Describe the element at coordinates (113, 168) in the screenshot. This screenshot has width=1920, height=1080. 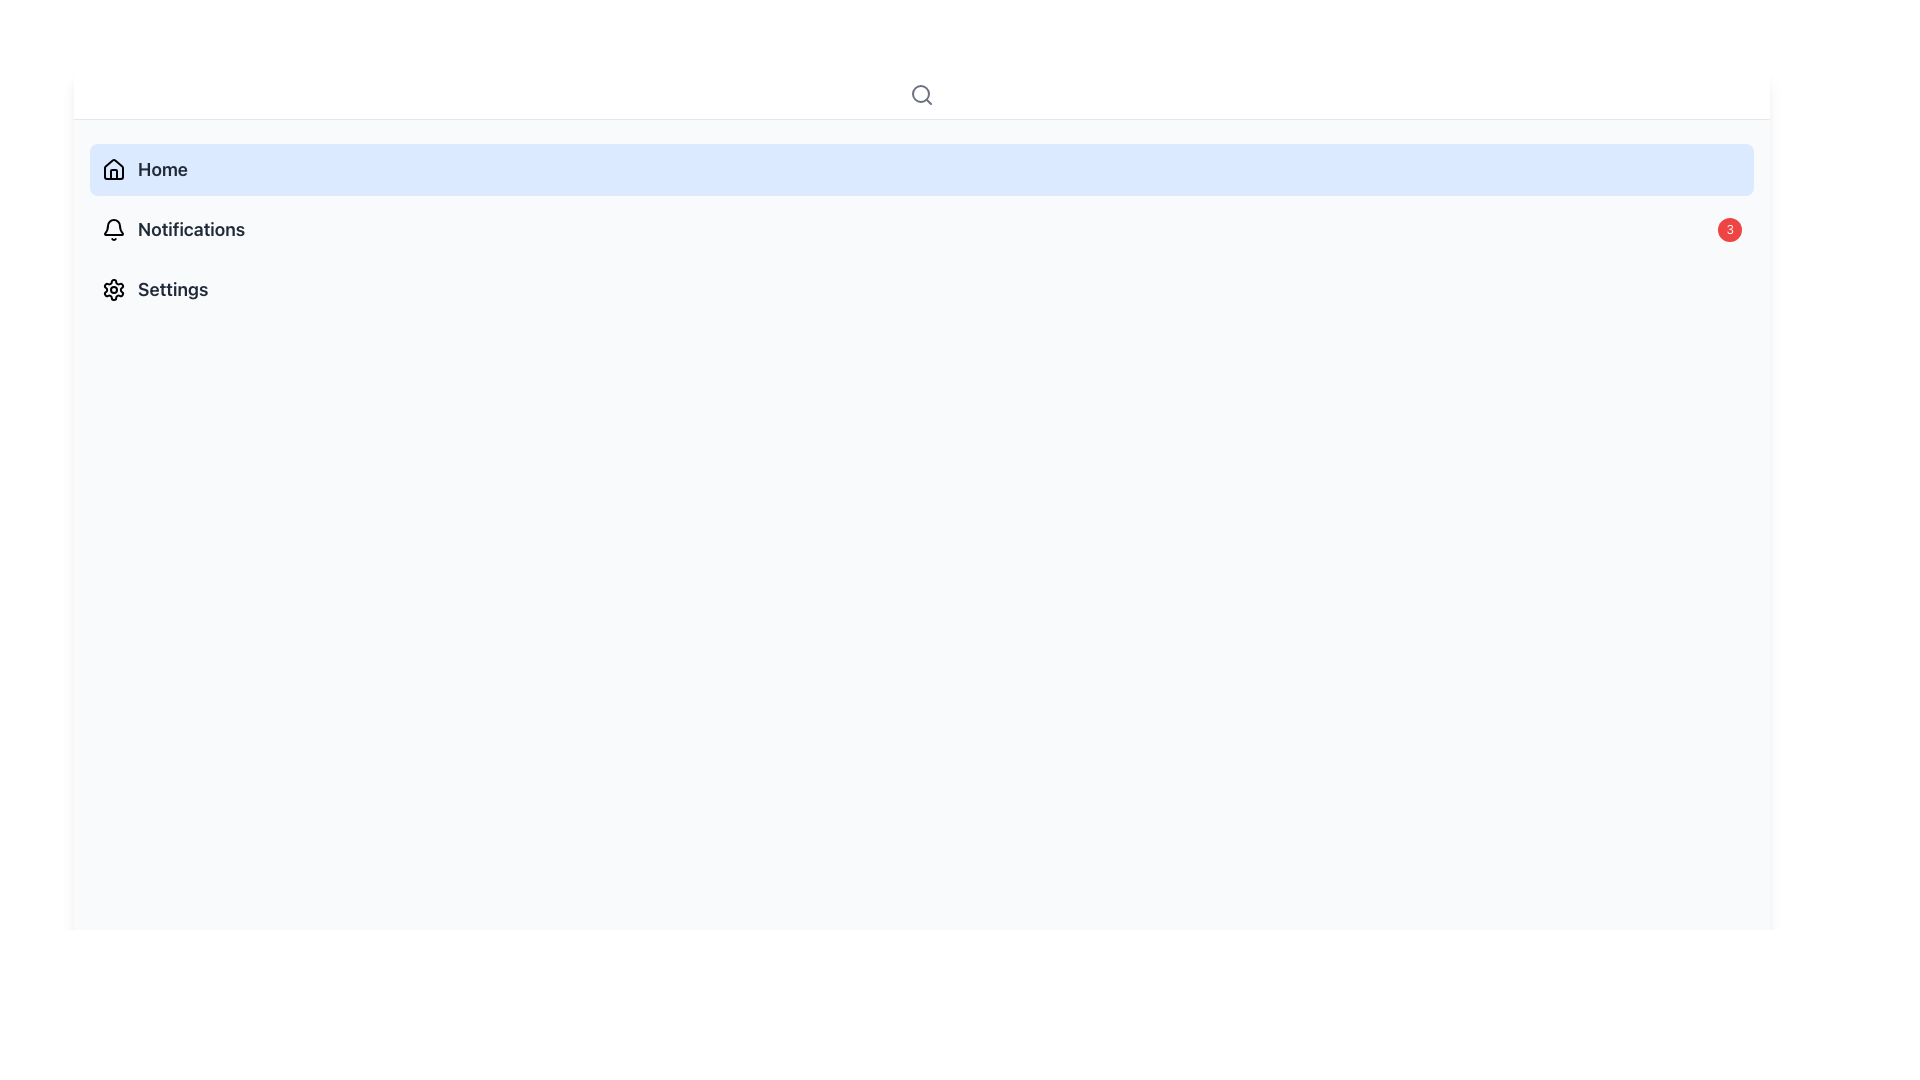
I see `the house-shaped icon located in the navigation menu next to the 'Home' text label` at that location.